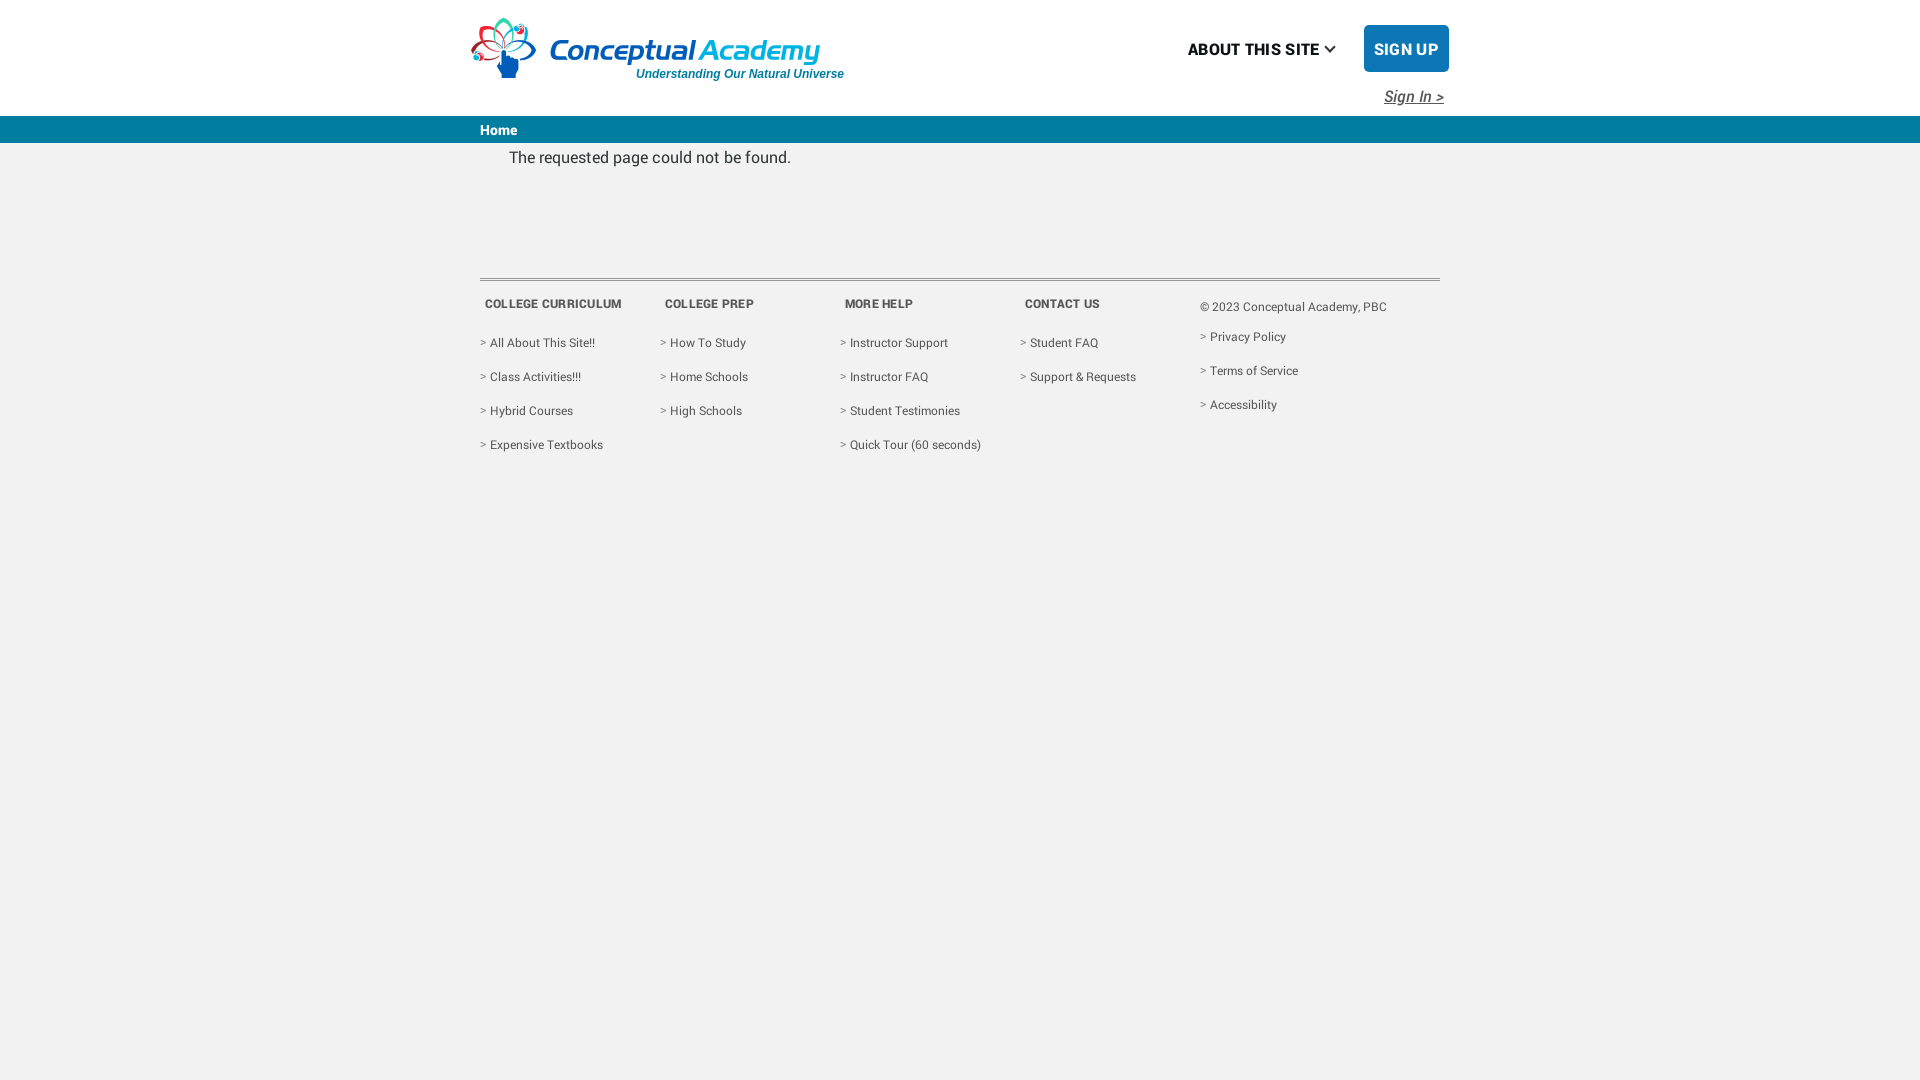  What do you see at coordinates (1382, 95) in the screenshot?
I see `'Sign In >'` at bounding box center [1382, 95].